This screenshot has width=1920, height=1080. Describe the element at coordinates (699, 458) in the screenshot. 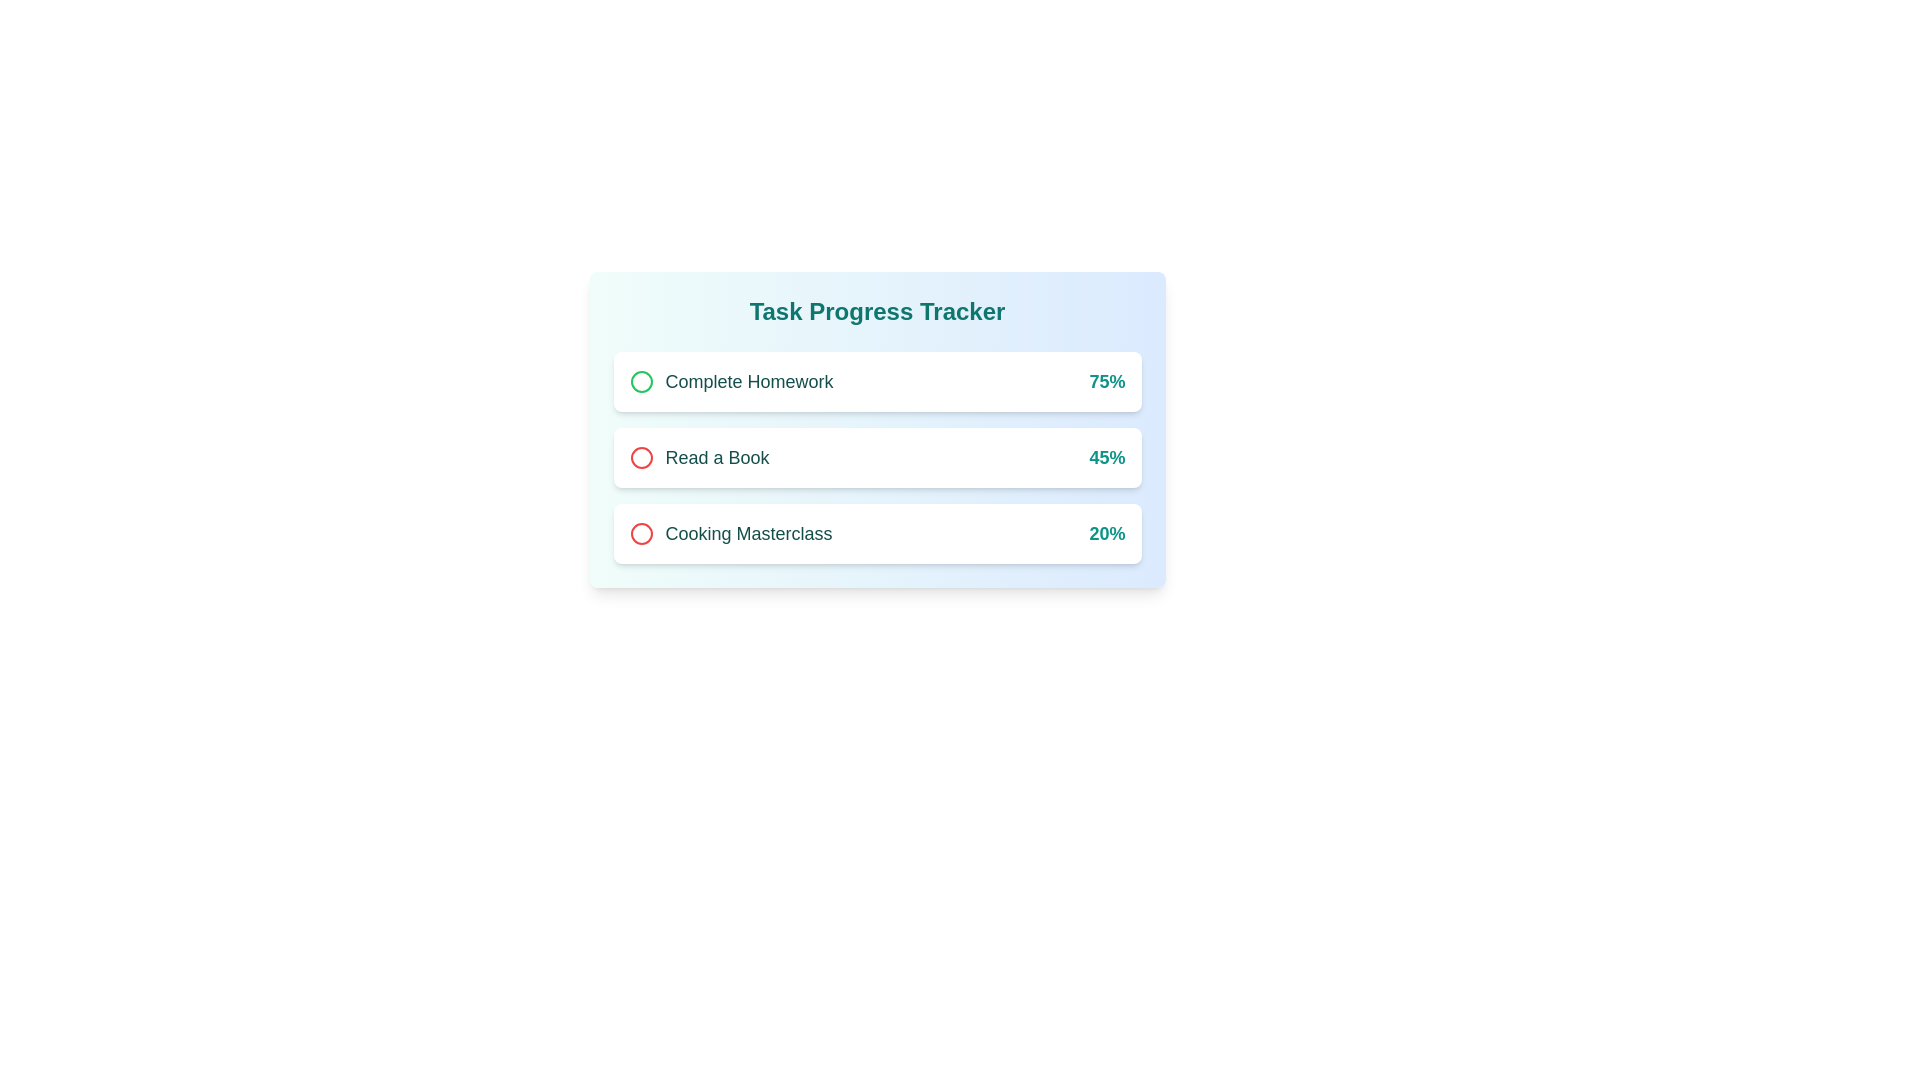

I see `the text 'Read a Book' which is styled with a medium-sized sans-serif font and teal color, located below 'Complete Homework' and above 'Cooking Masterclass'` at that location.